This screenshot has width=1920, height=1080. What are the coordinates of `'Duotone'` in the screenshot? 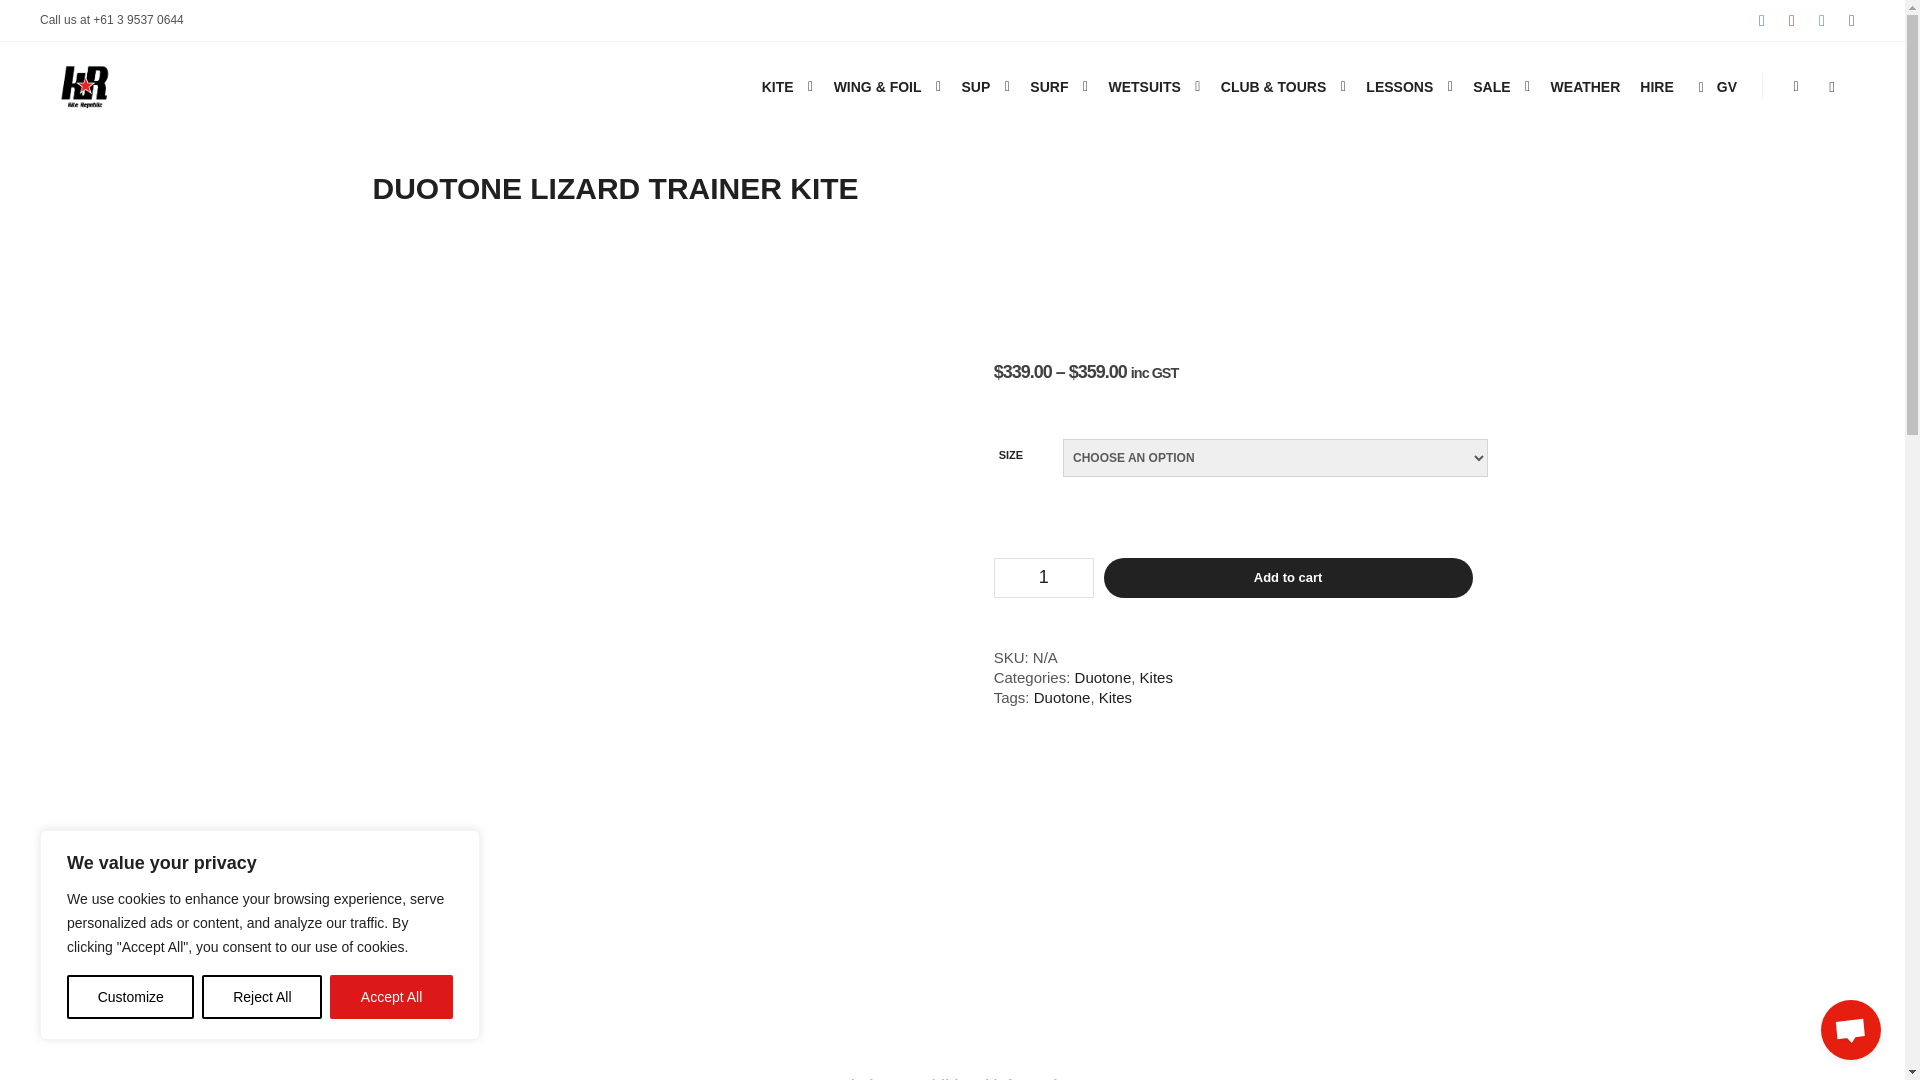 It's located at (1033, 696).